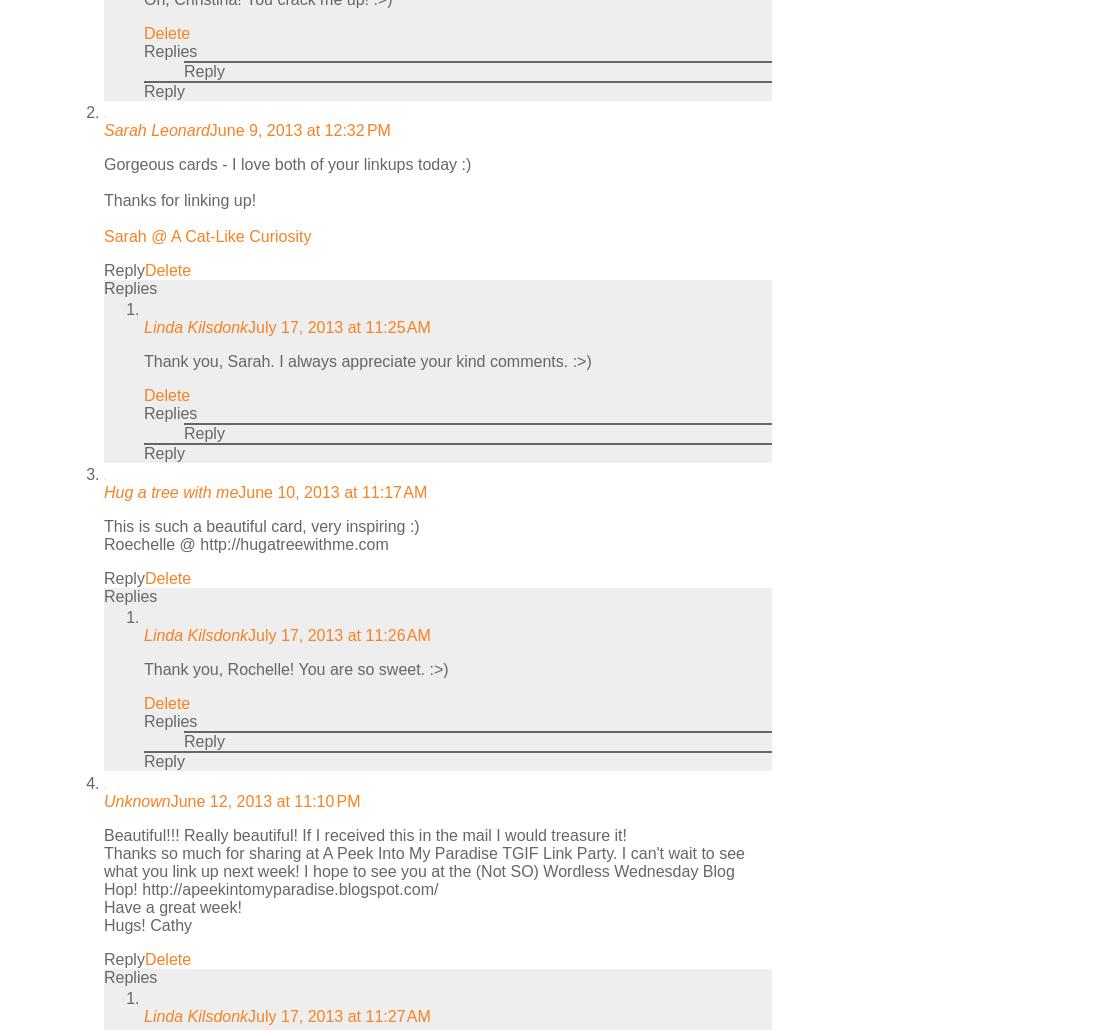  I want to click on 'Unknown', so click(104, 799).